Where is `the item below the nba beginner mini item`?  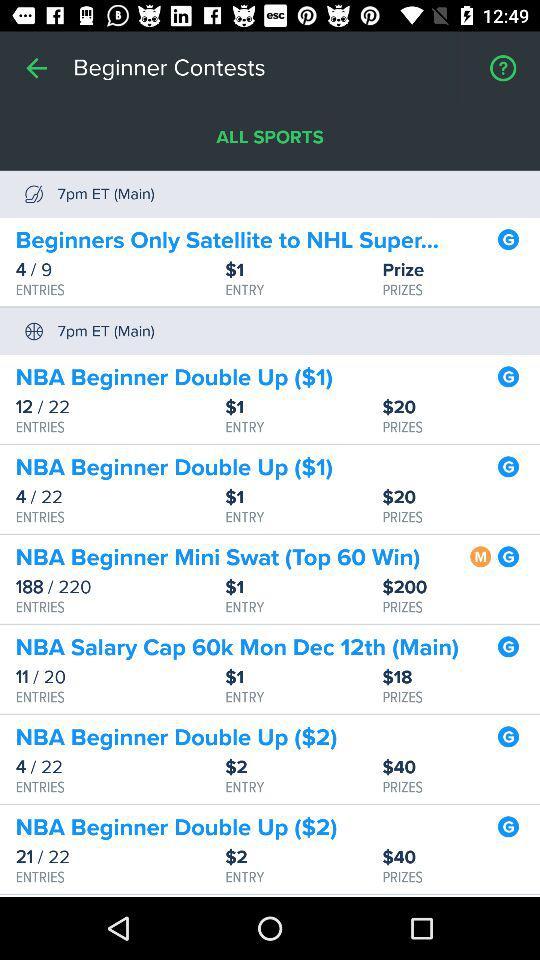 the item below the nba beginner mini item is located at coordinates (461, 587).